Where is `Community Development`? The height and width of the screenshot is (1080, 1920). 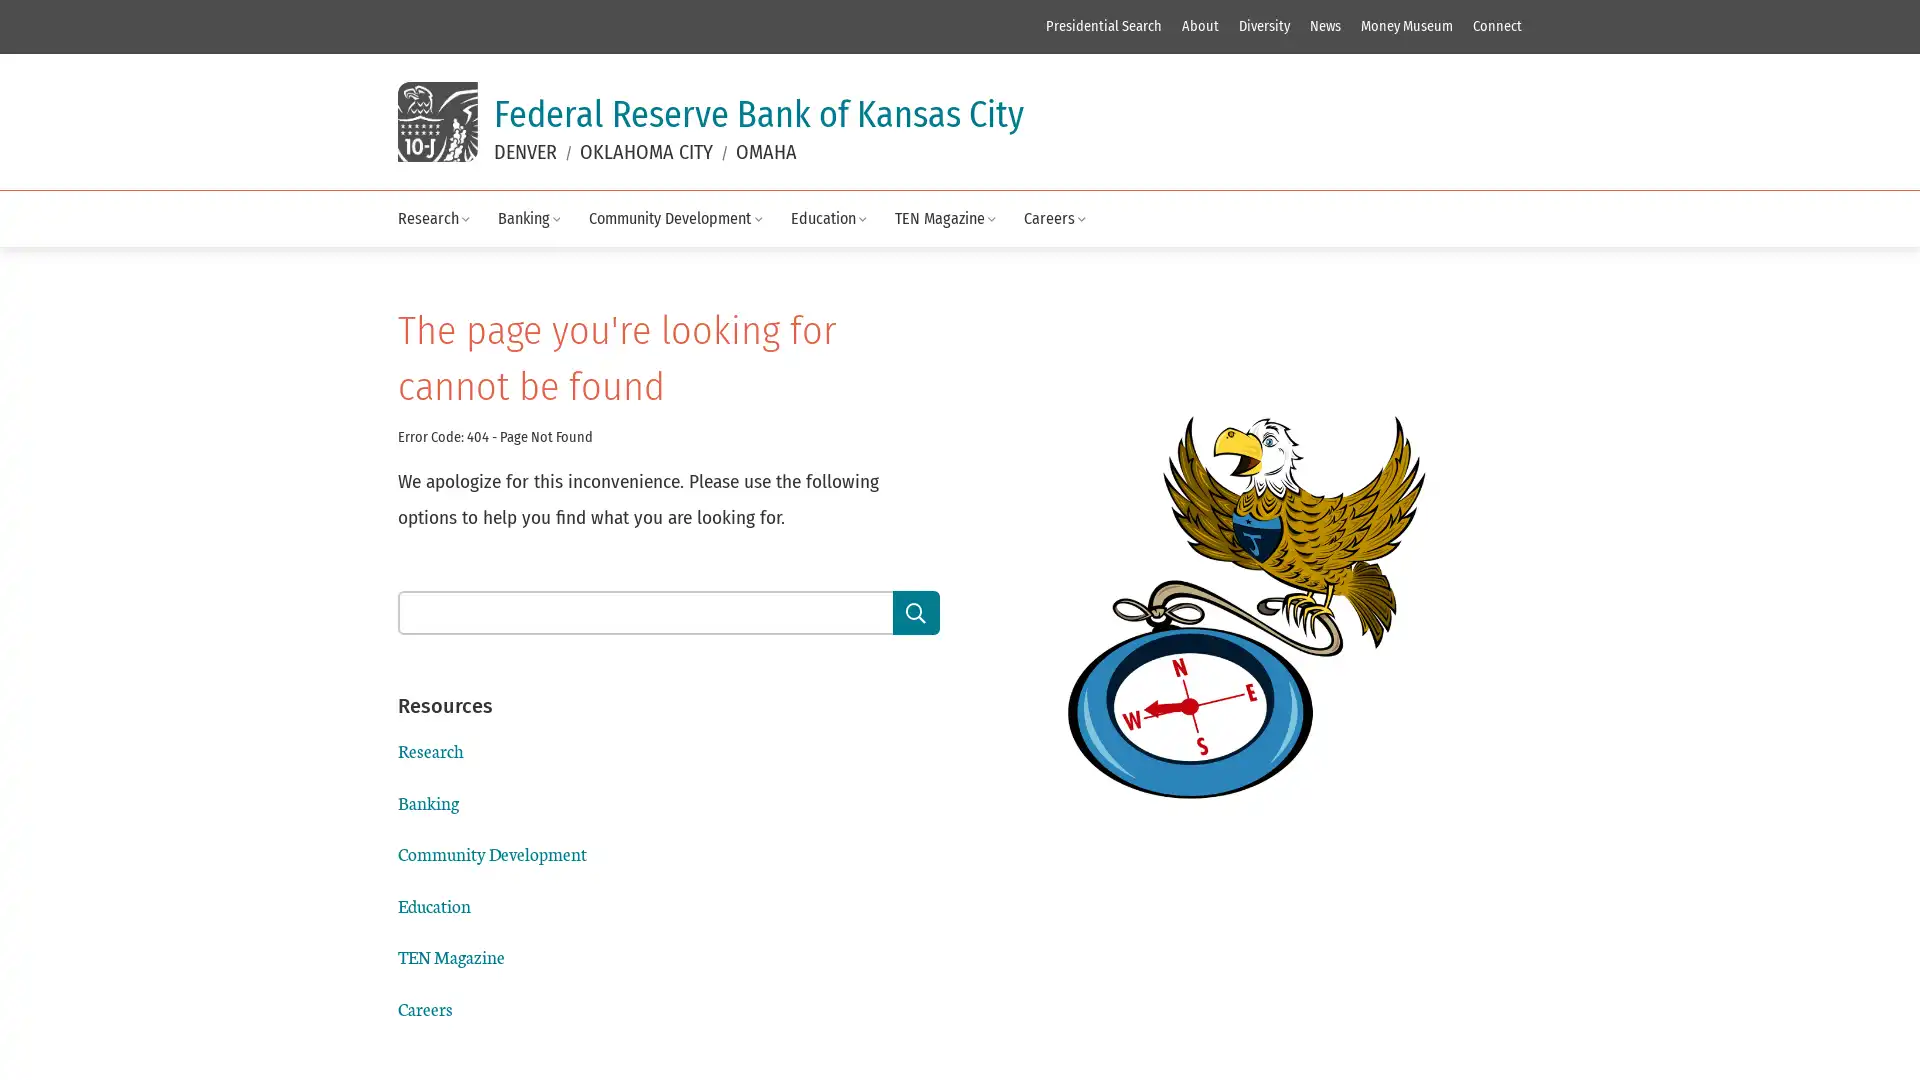 Community Development is located at coordinates (675, 218).